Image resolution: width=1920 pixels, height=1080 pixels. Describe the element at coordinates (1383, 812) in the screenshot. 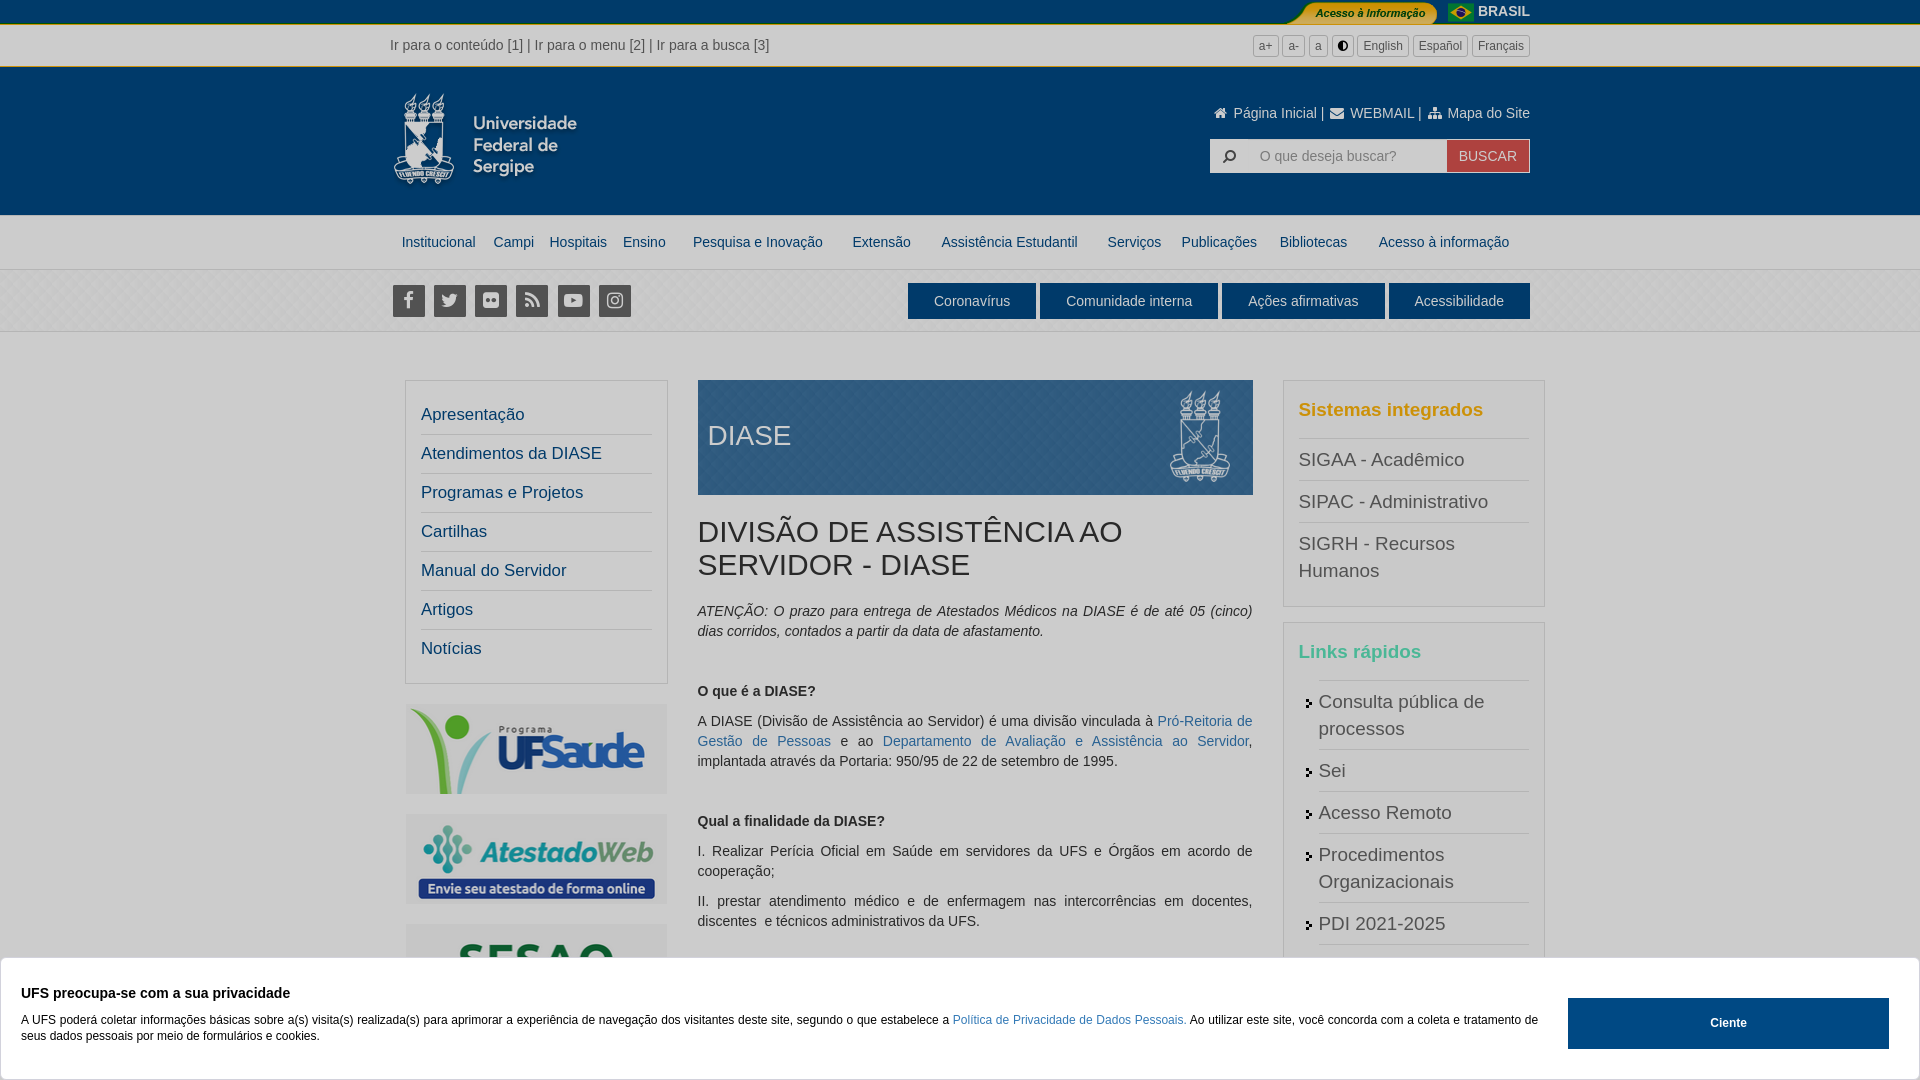

I see `'Acesso Remoto'` at that location.